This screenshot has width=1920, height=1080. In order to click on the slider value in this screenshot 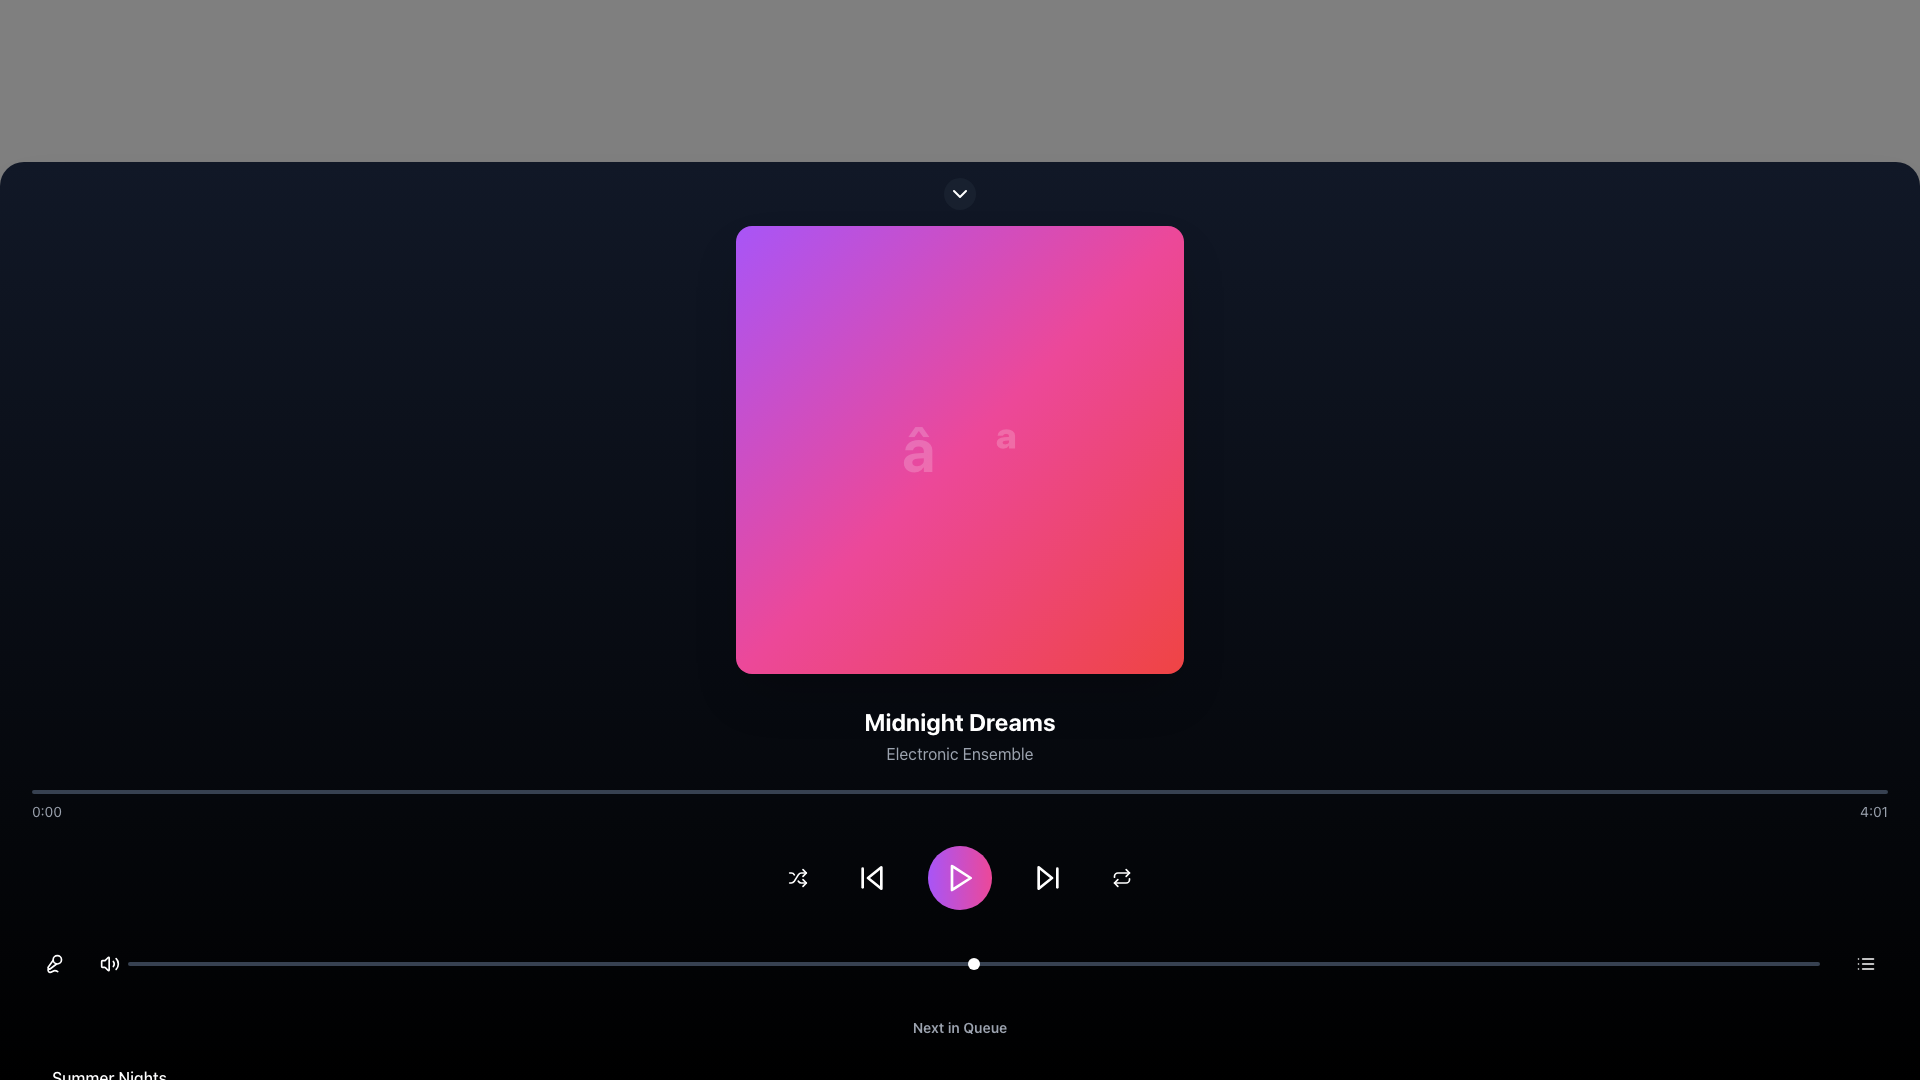, I will do `click(1531, 963)`.